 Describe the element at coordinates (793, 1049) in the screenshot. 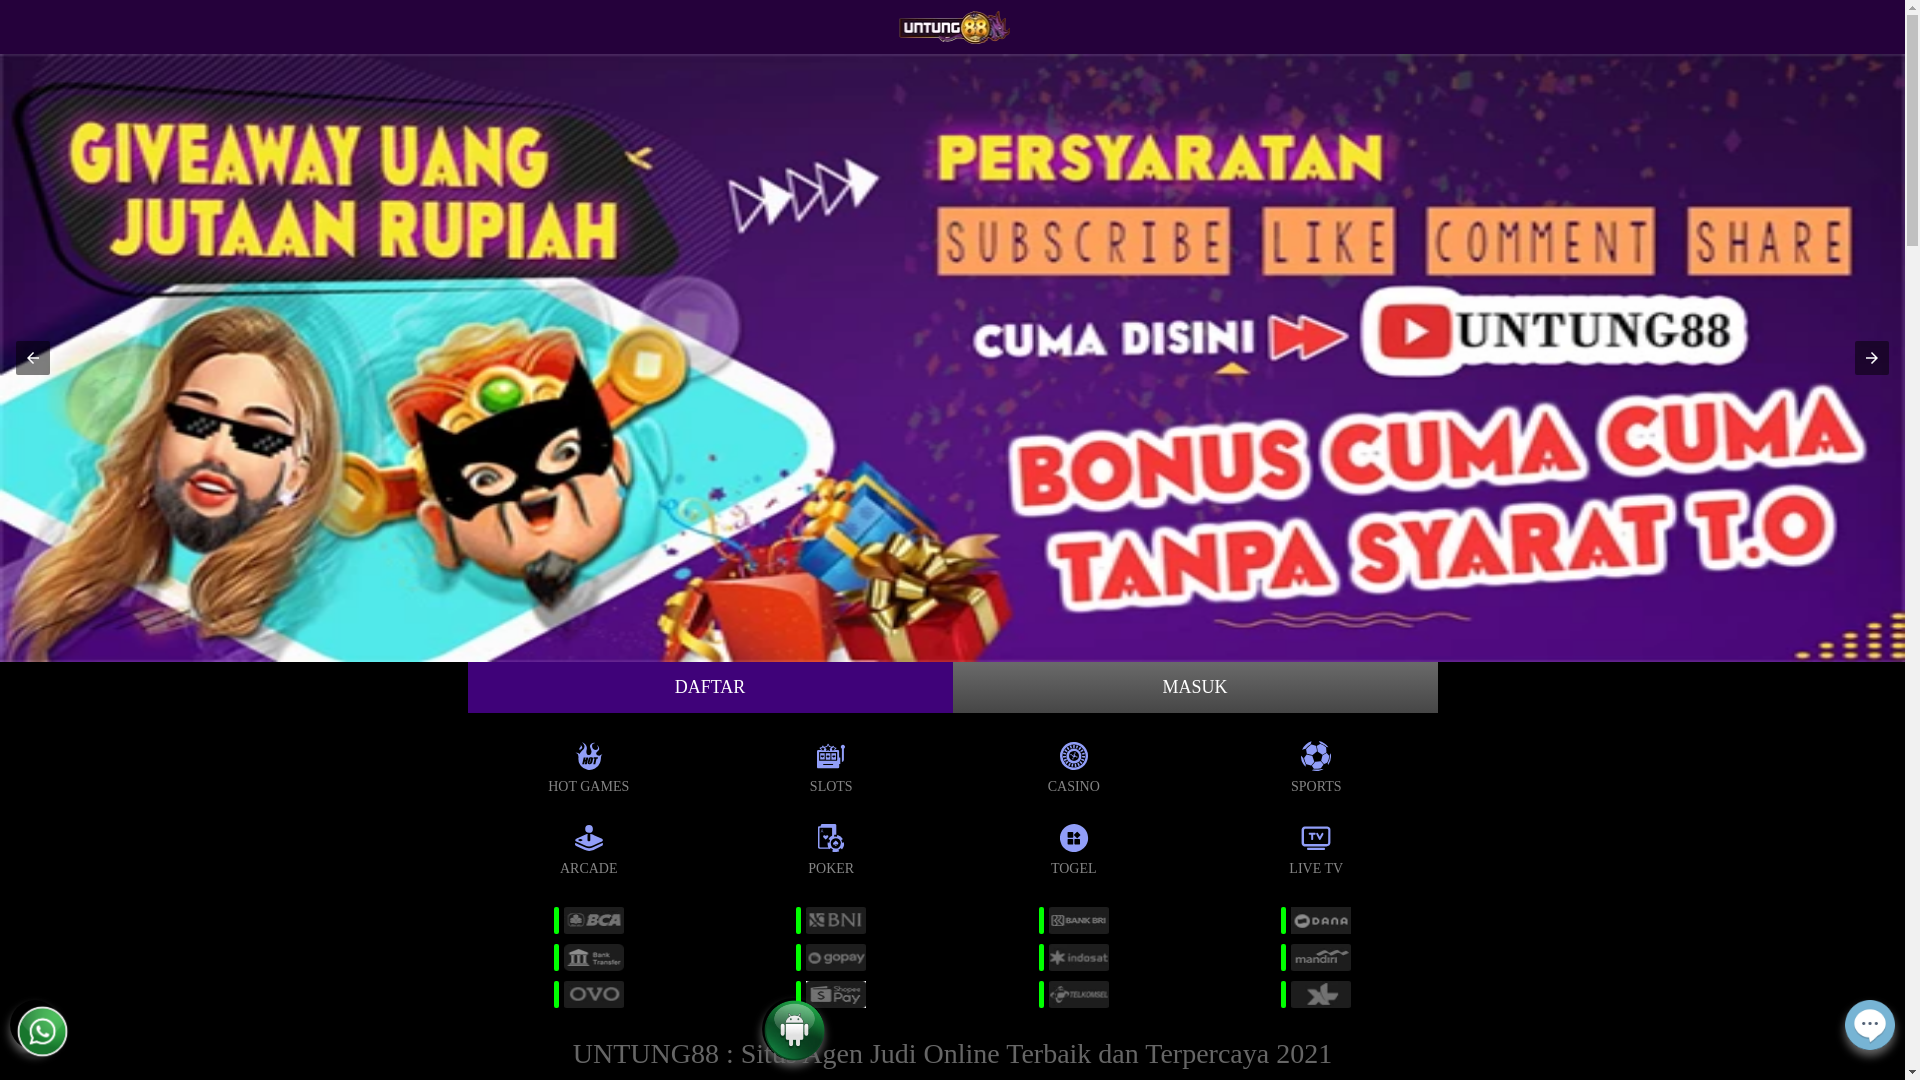

I see `'Download APK'` at that location.